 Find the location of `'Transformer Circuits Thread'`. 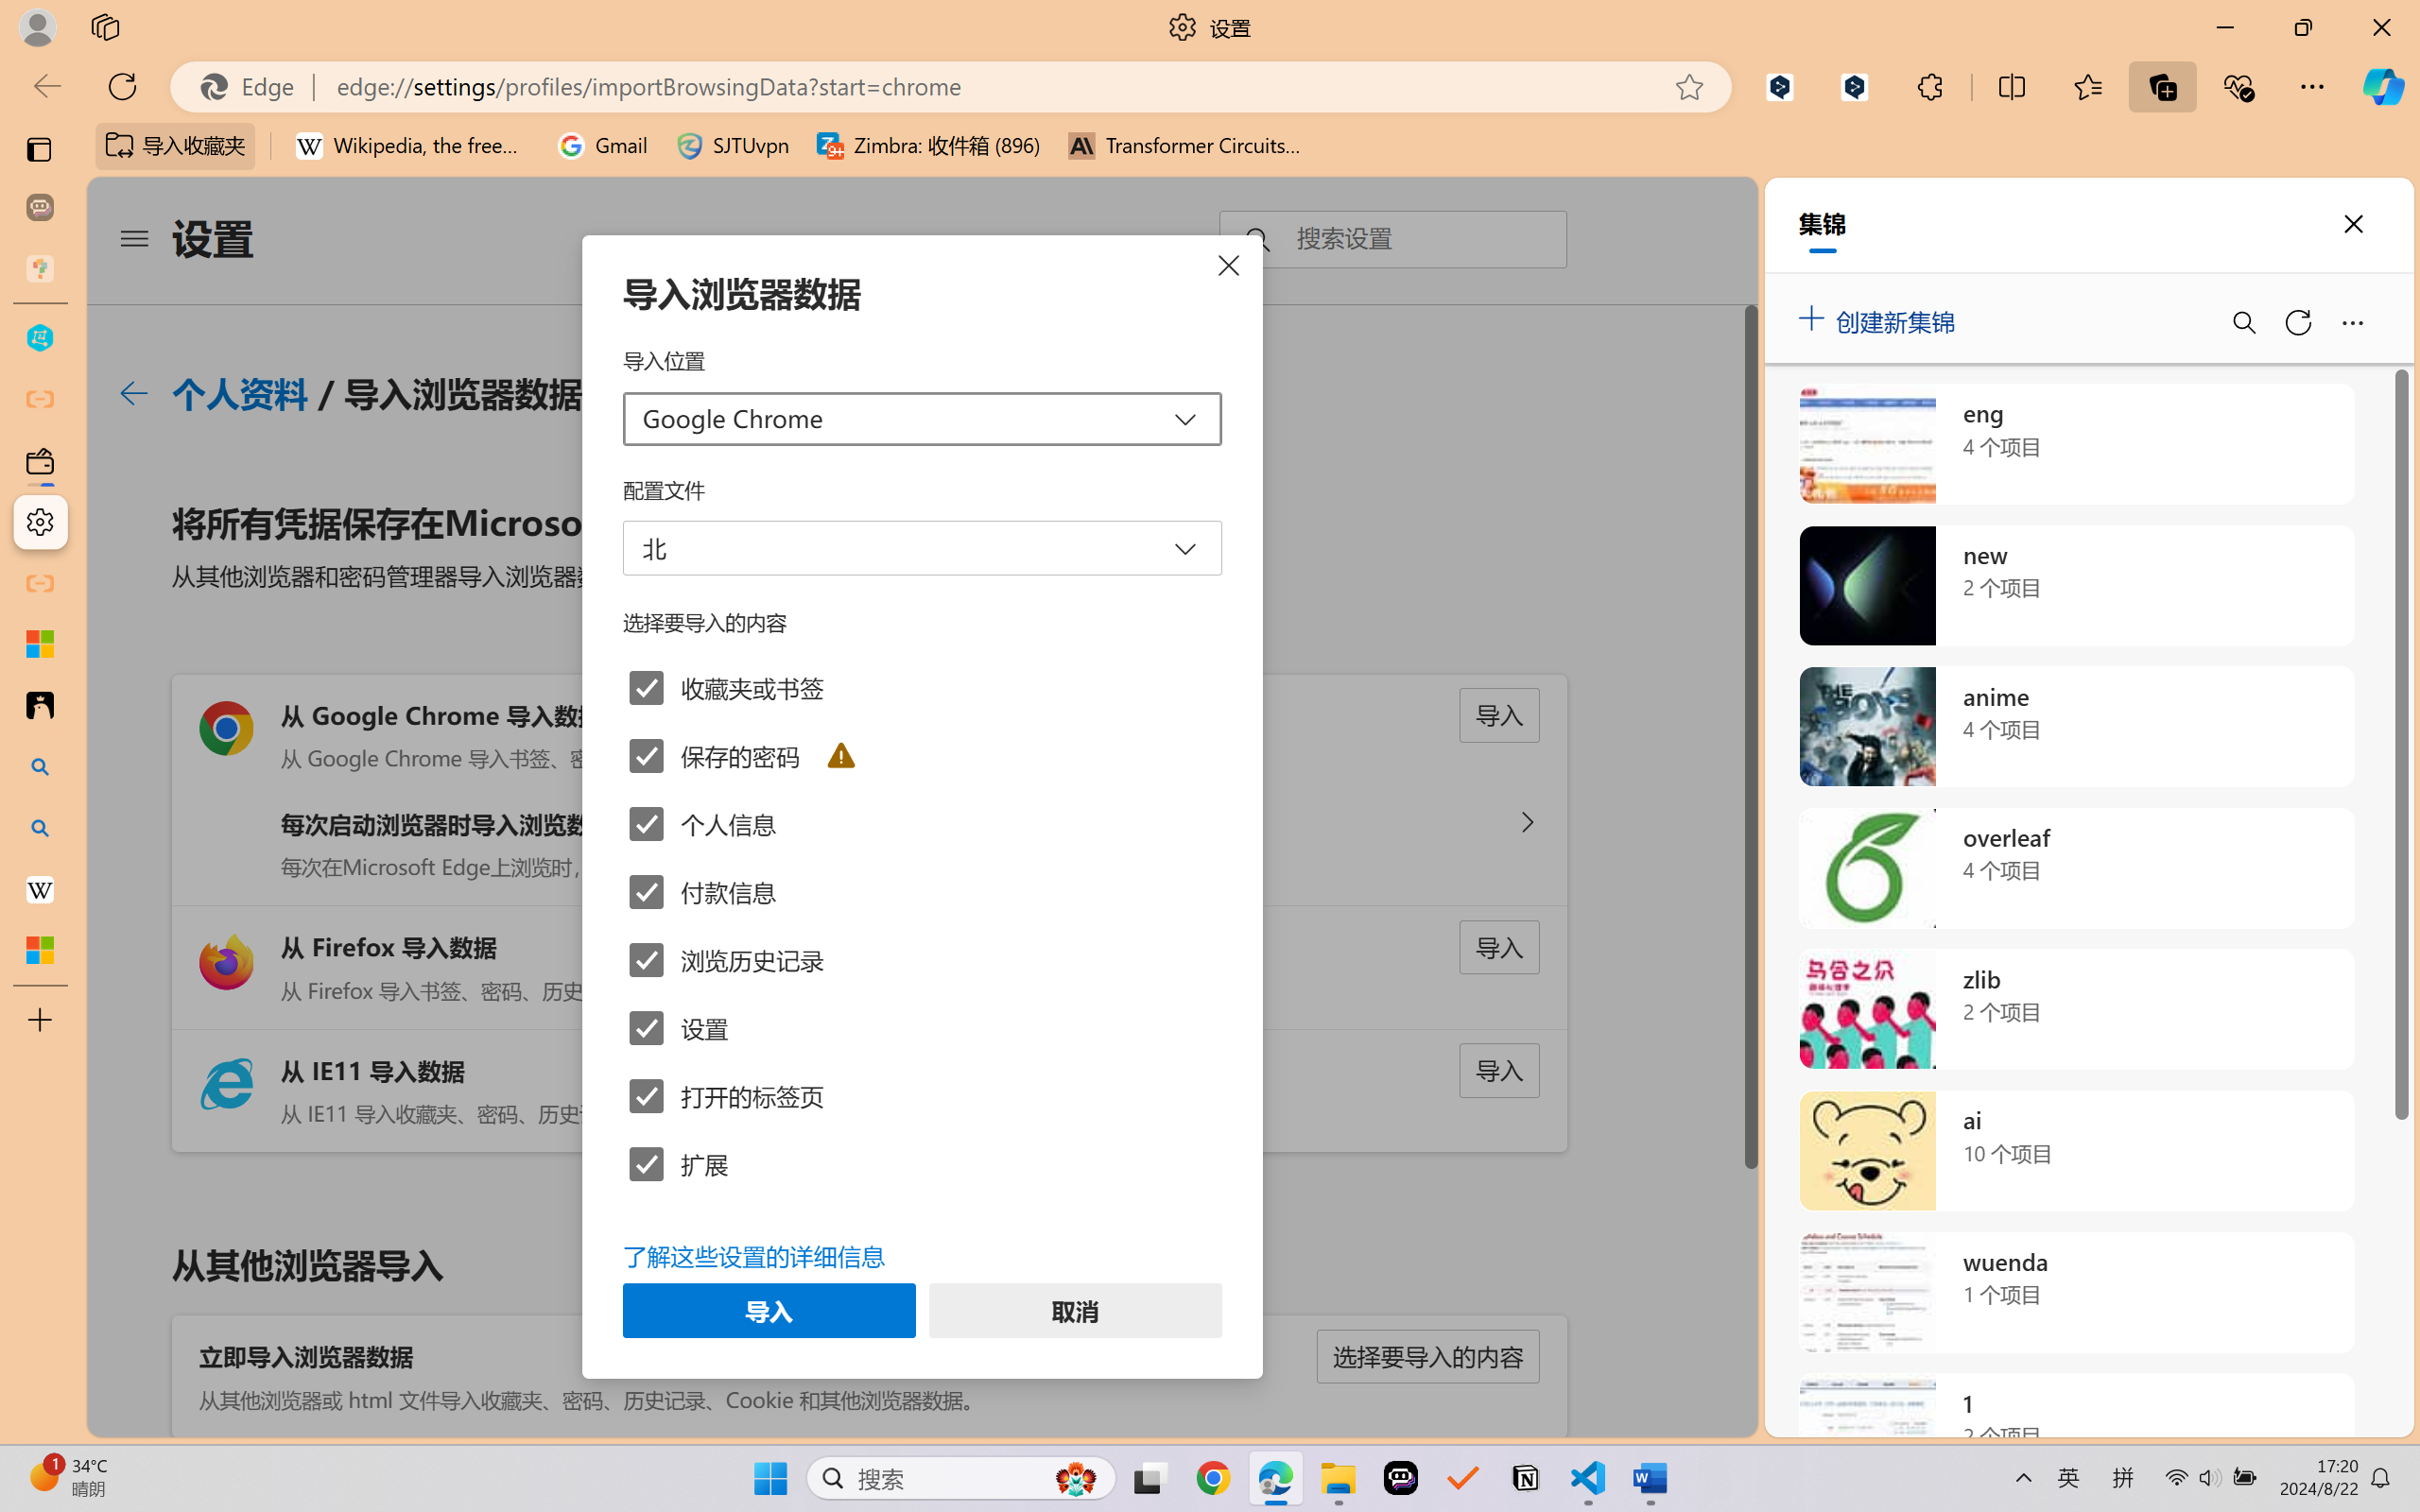

'Transformer Circuits Thread' is located at coordinates (1184, 145).